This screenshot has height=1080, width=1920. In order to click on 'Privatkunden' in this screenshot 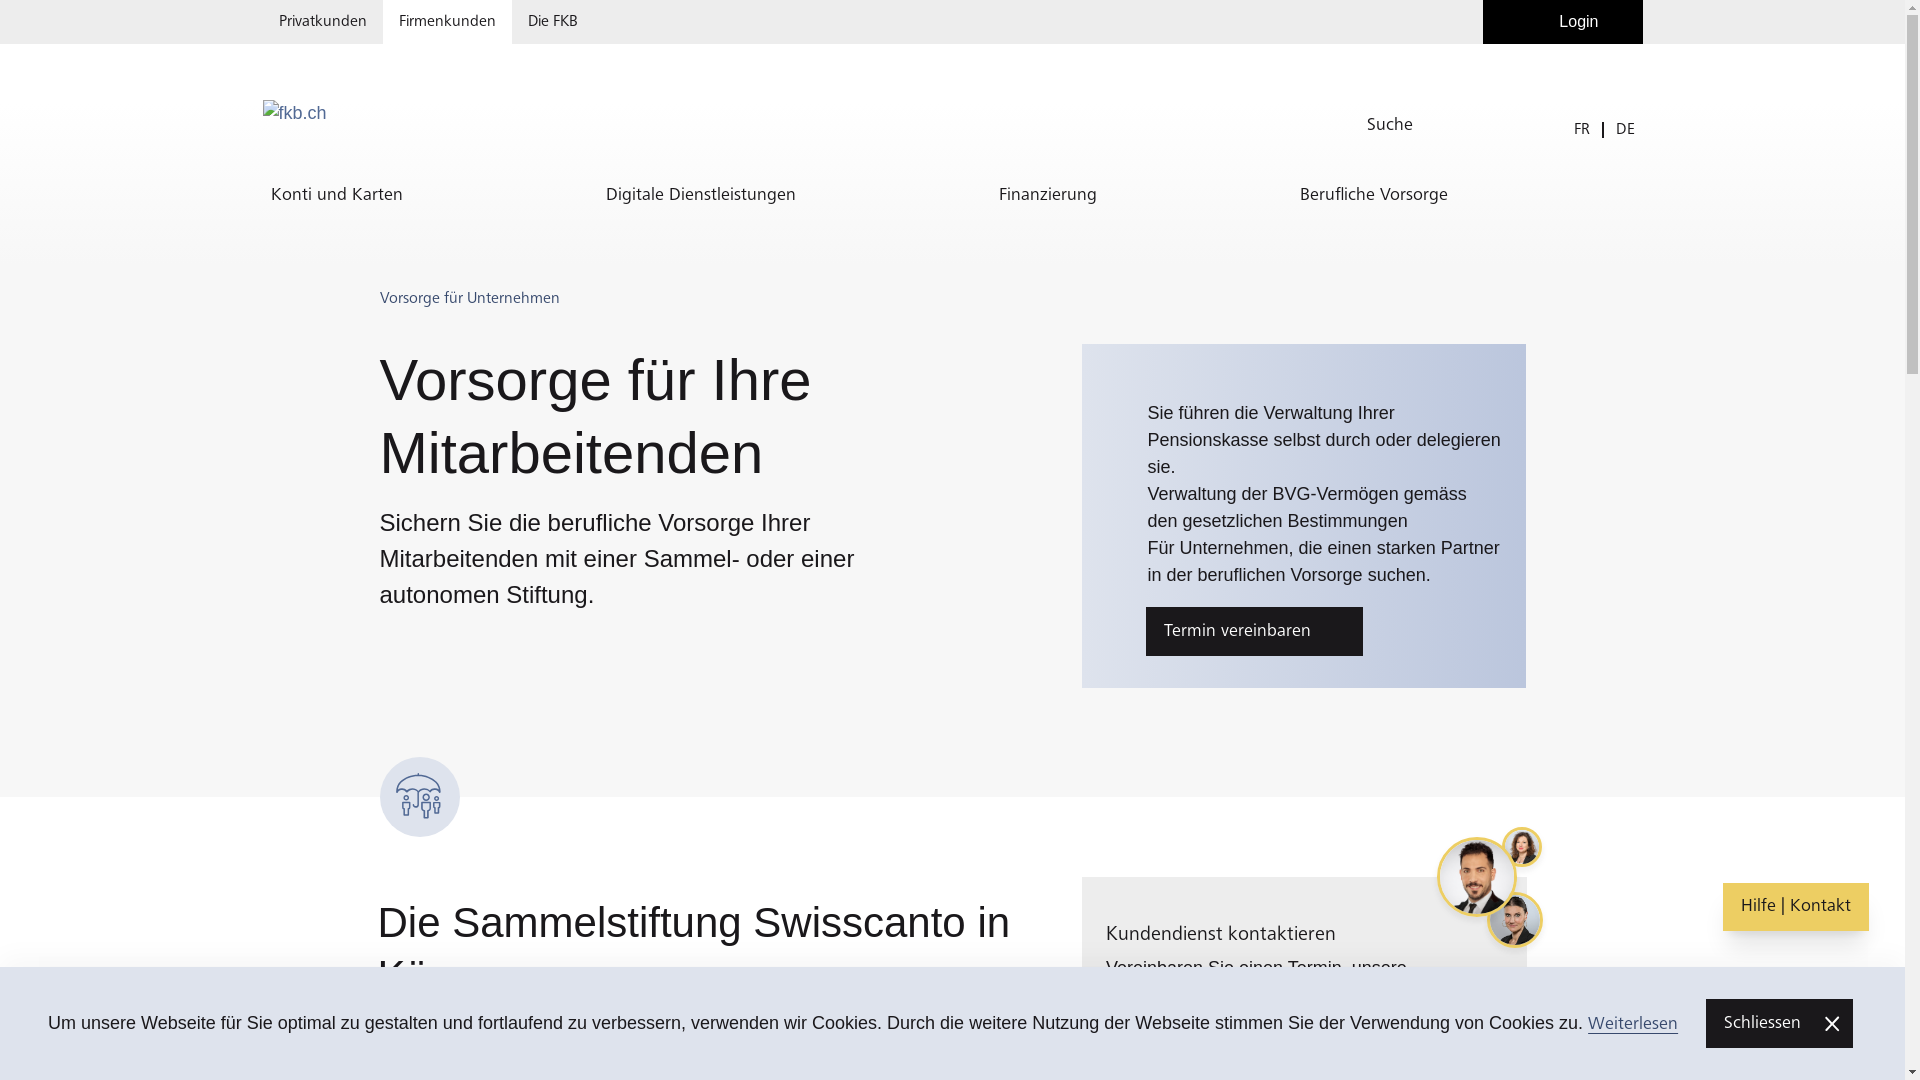, I will do `click(321, 22)`.